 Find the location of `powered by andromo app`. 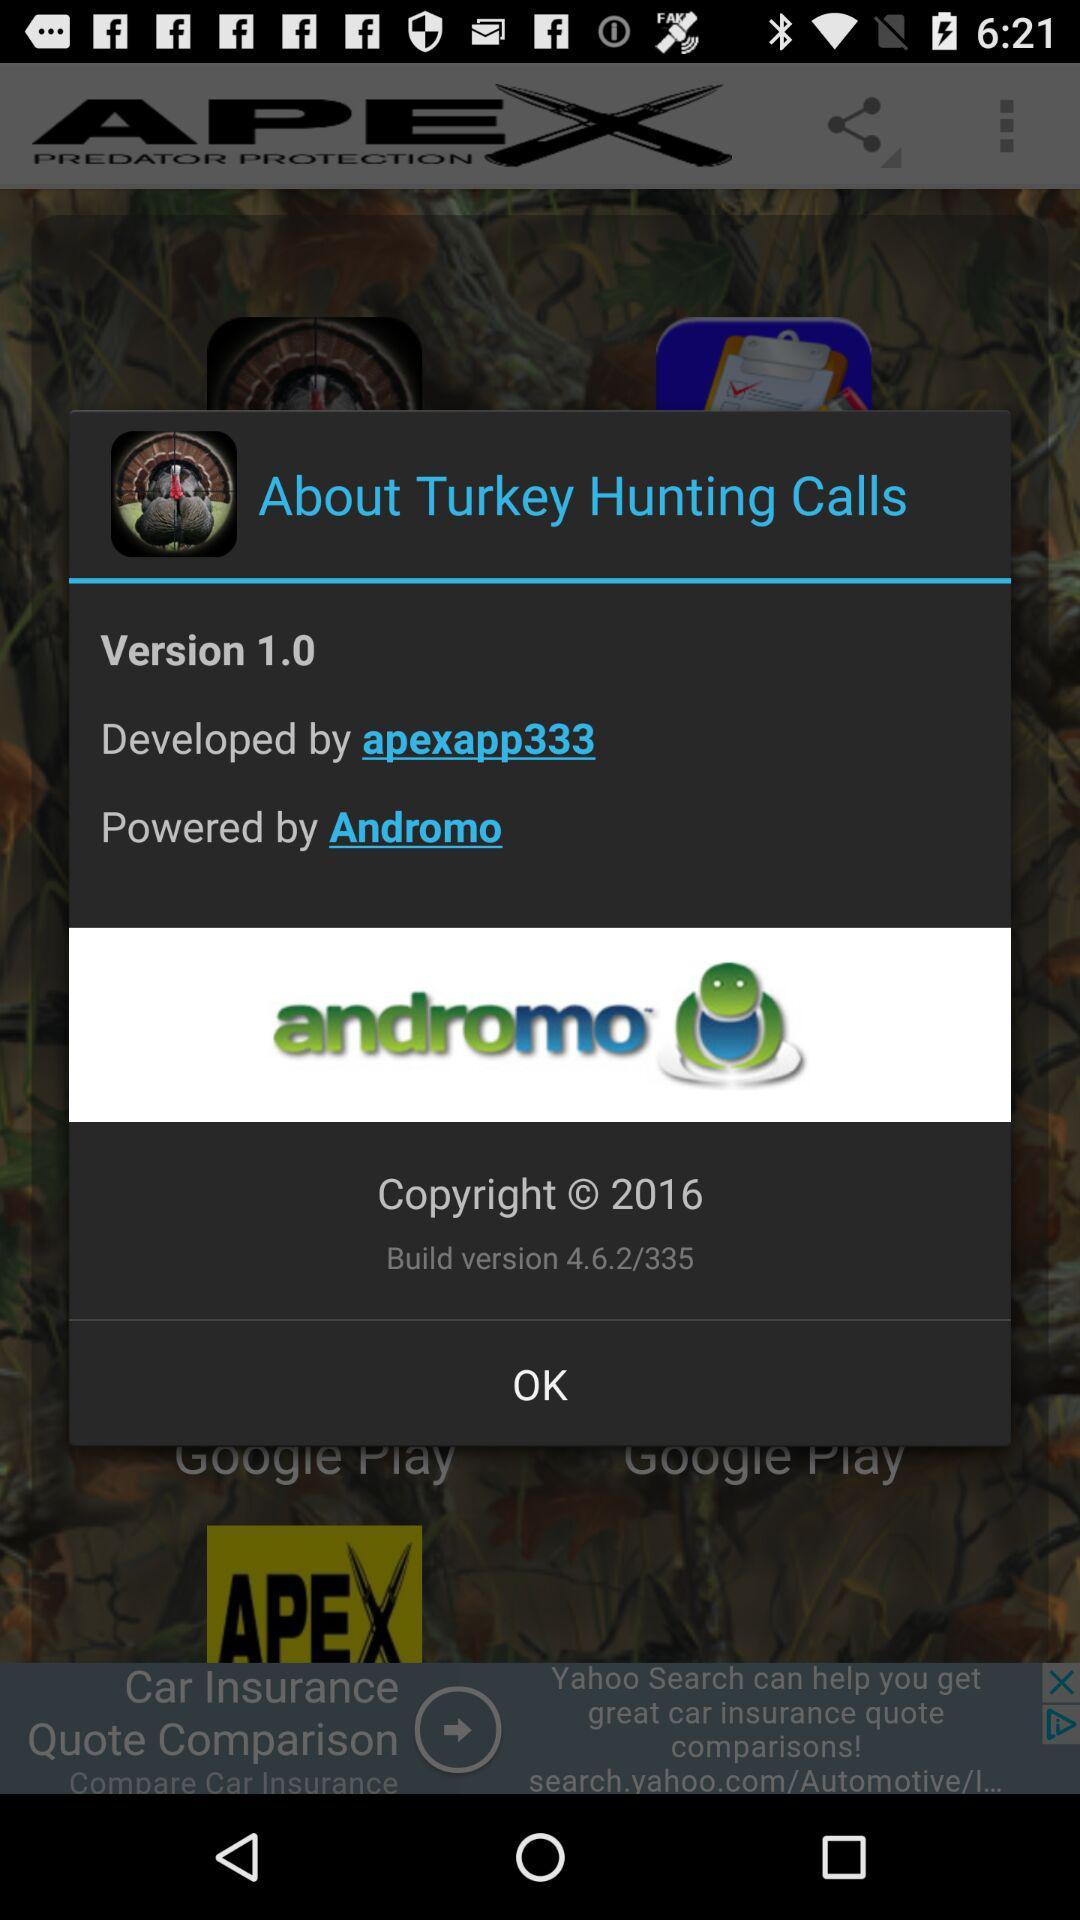

powered by andromo app is located at coordinates (540, 841).